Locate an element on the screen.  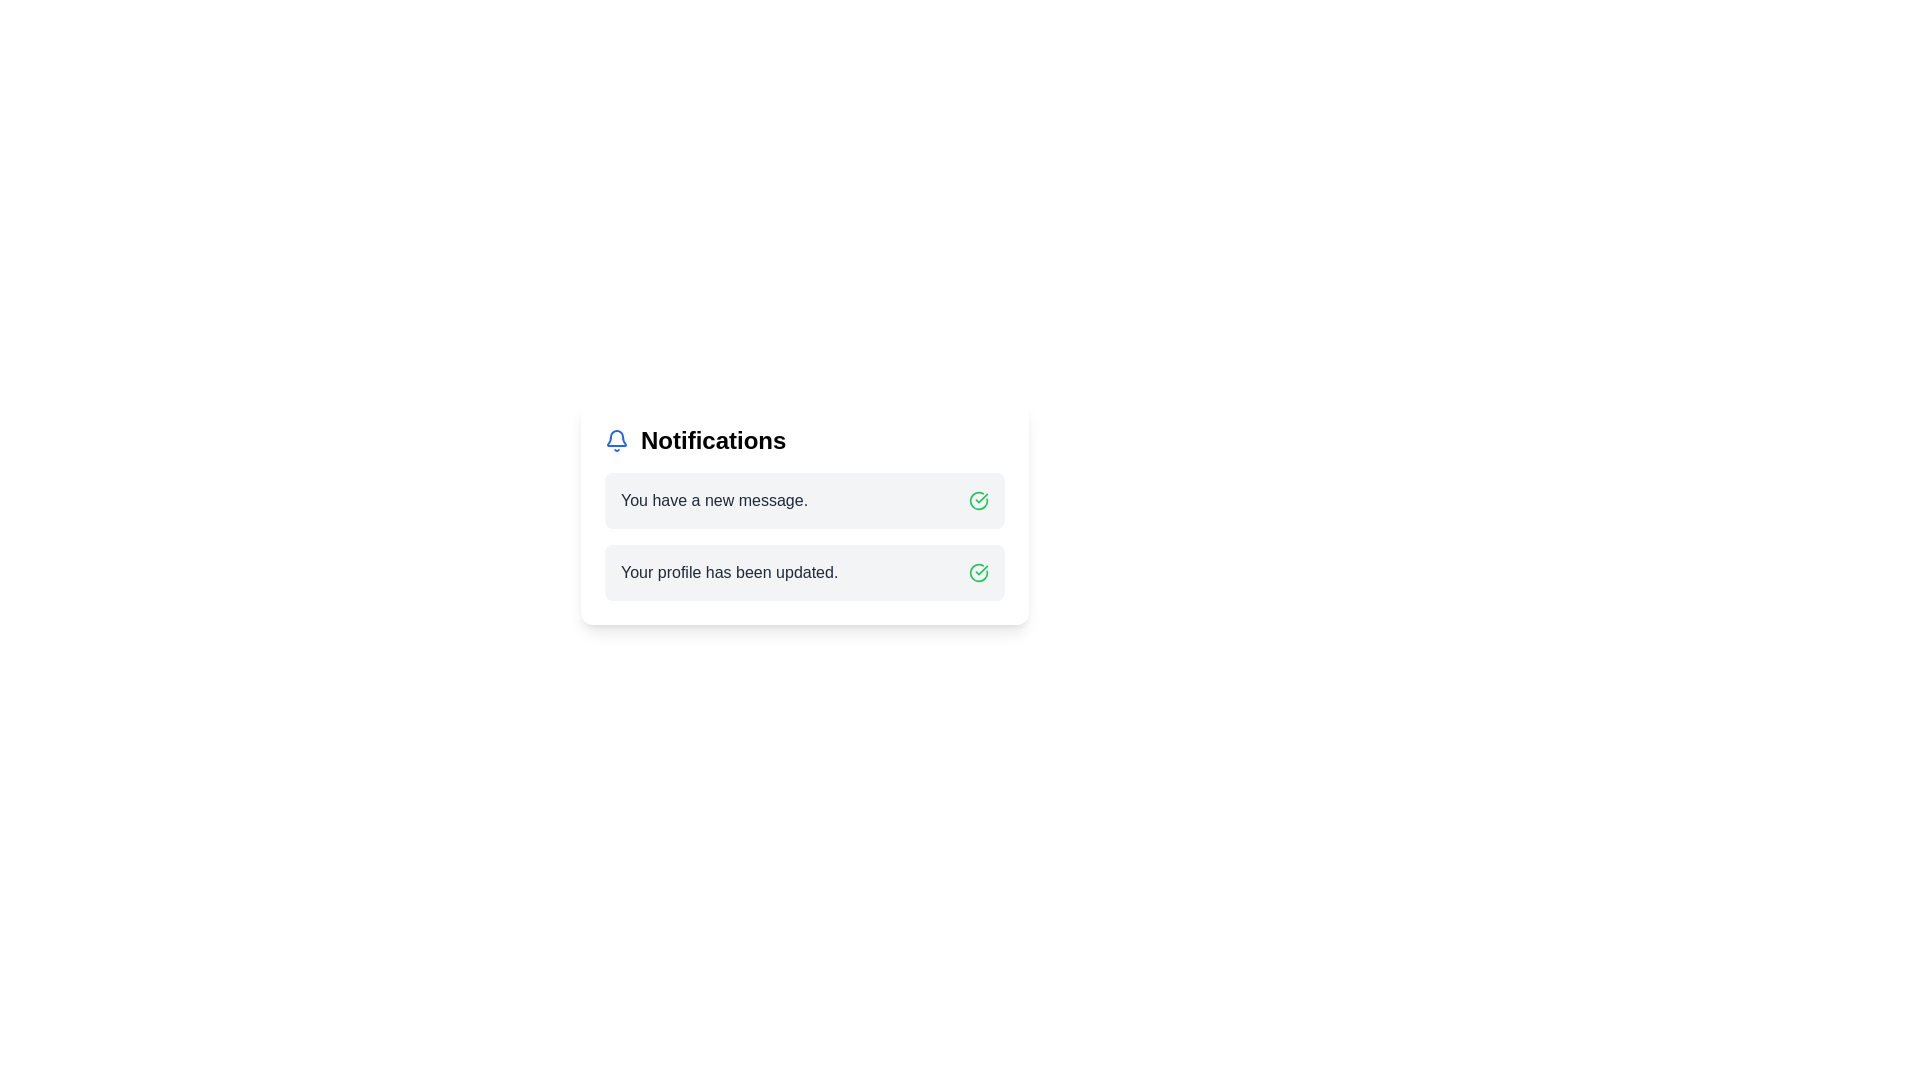
the green circular icon resembling a check mark to acknowledge the notification titled 'Your profile has been updated.' is located at coordinates (979, 573).